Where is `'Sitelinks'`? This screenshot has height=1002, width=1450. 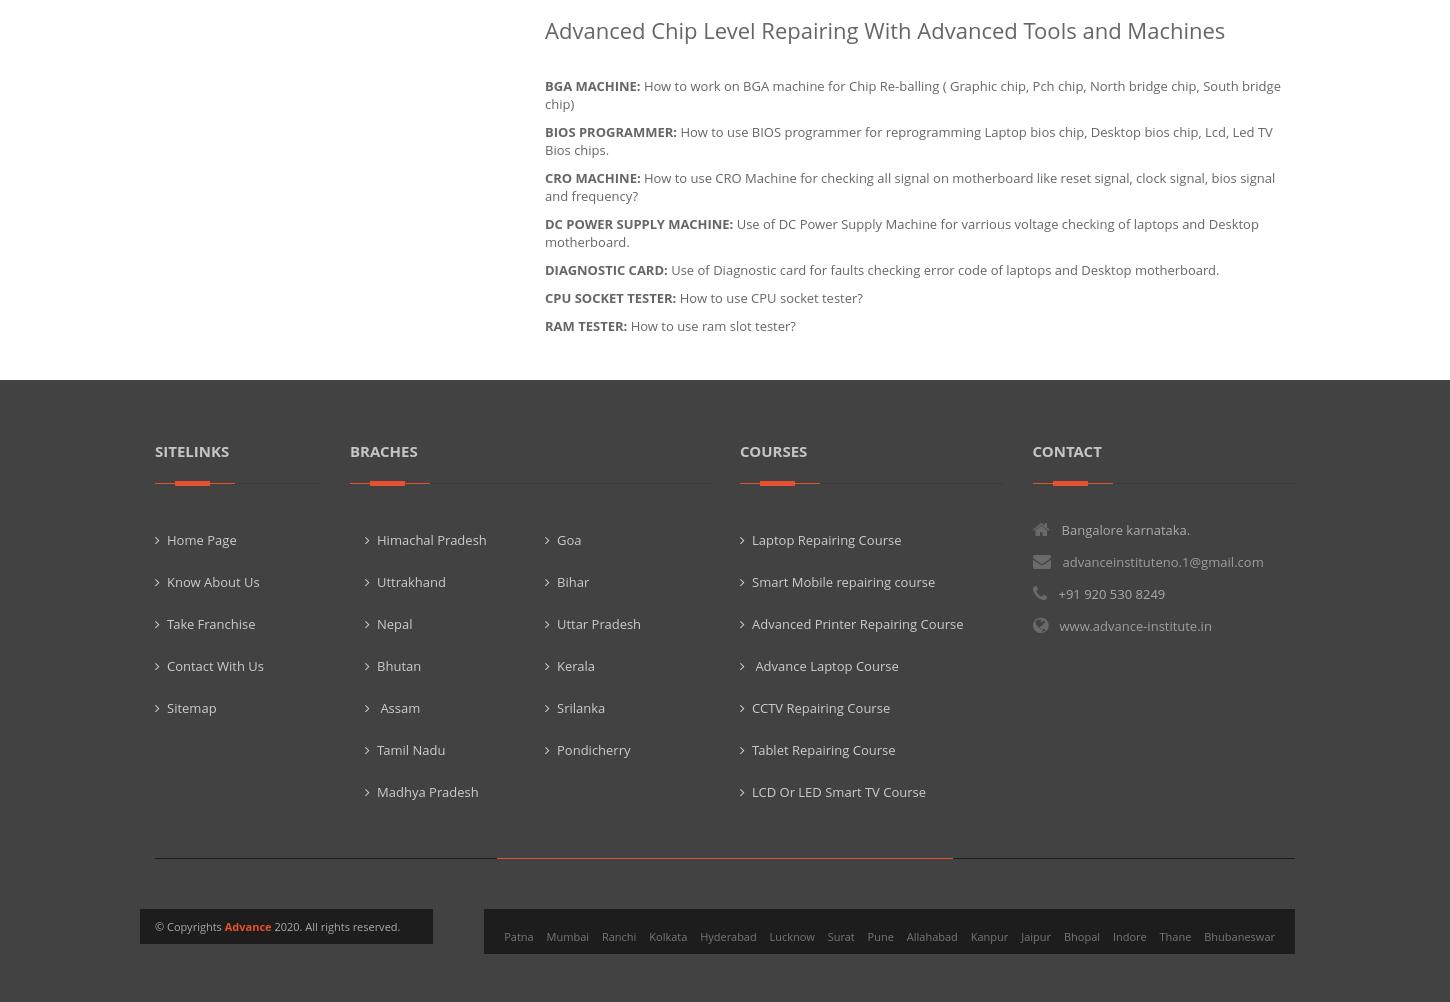
'Sitelinks' is located at coordinates (190, 450).